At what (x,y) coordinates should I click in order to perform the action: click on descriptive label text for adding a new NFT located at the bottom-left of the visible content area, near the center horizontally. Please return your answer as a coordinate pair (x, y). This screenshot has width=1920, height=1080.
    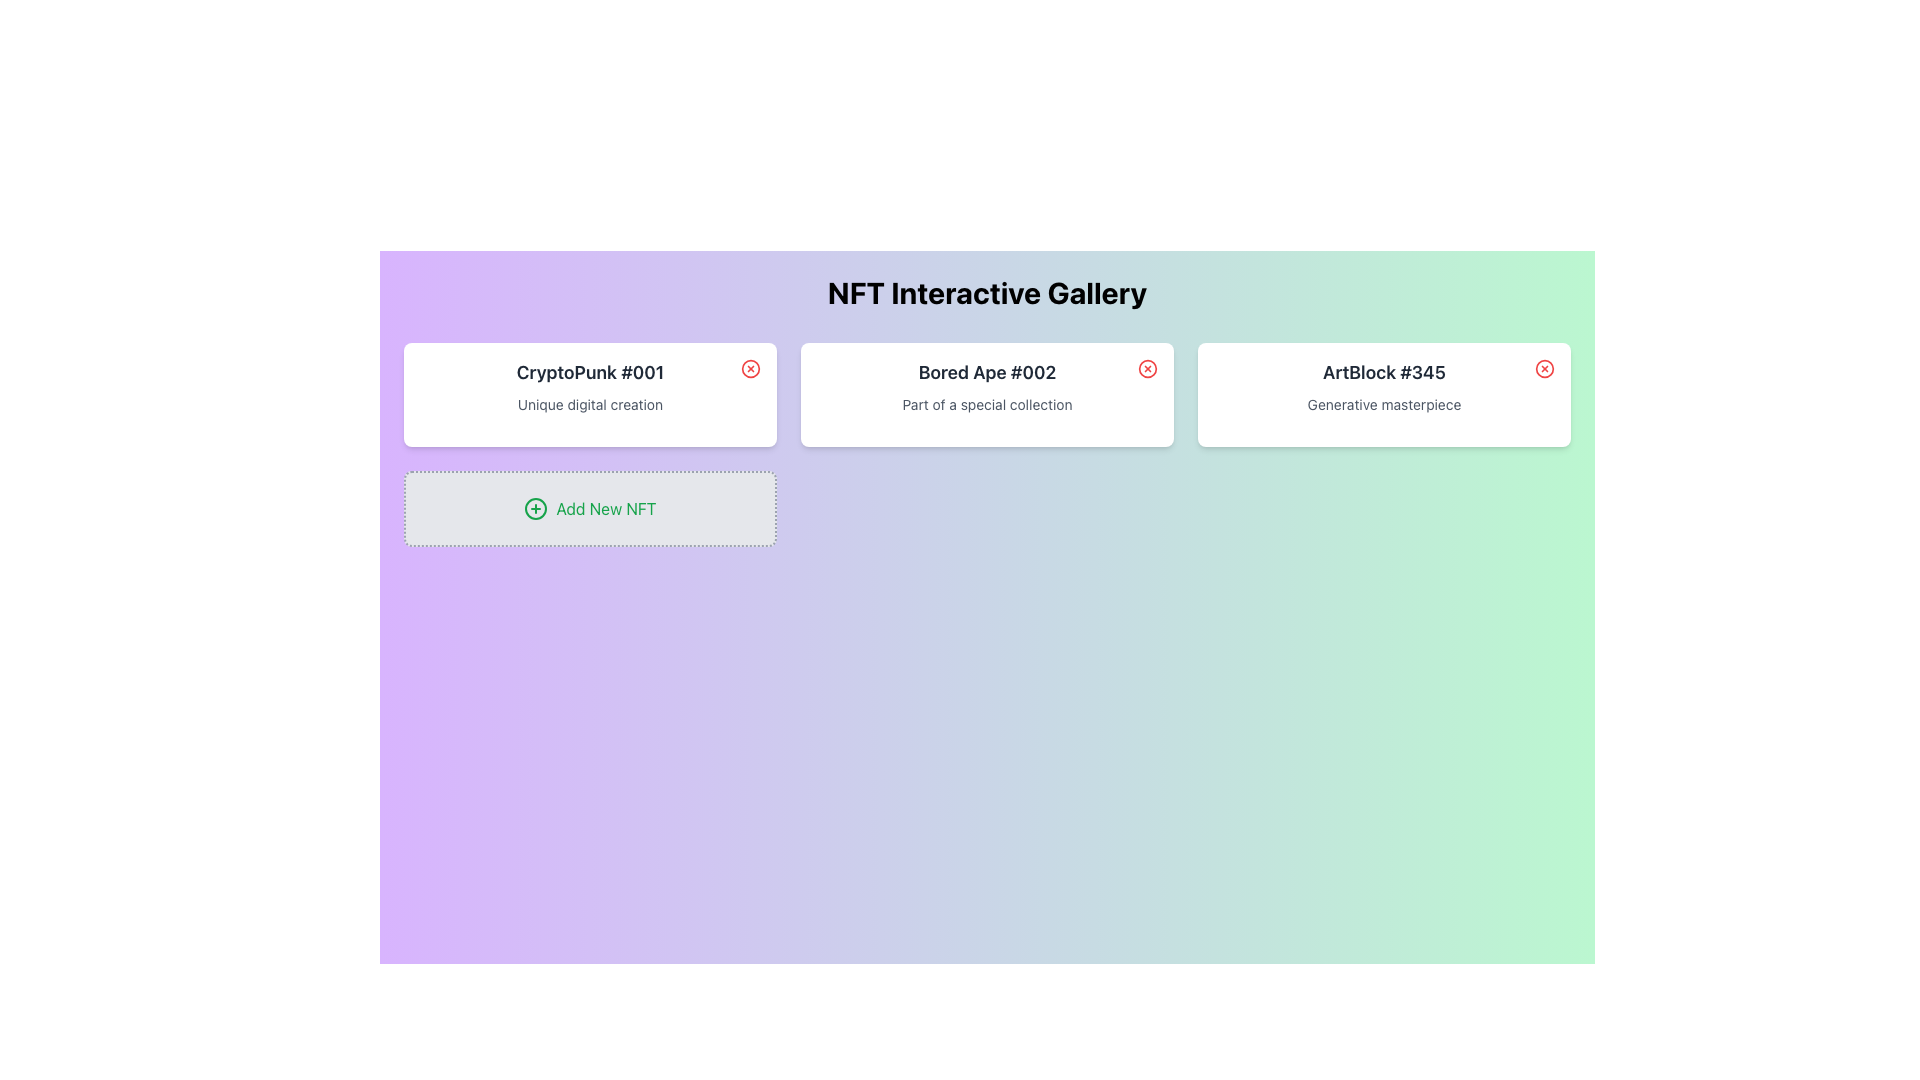
    Looking at the image, I should click on (605, 508).